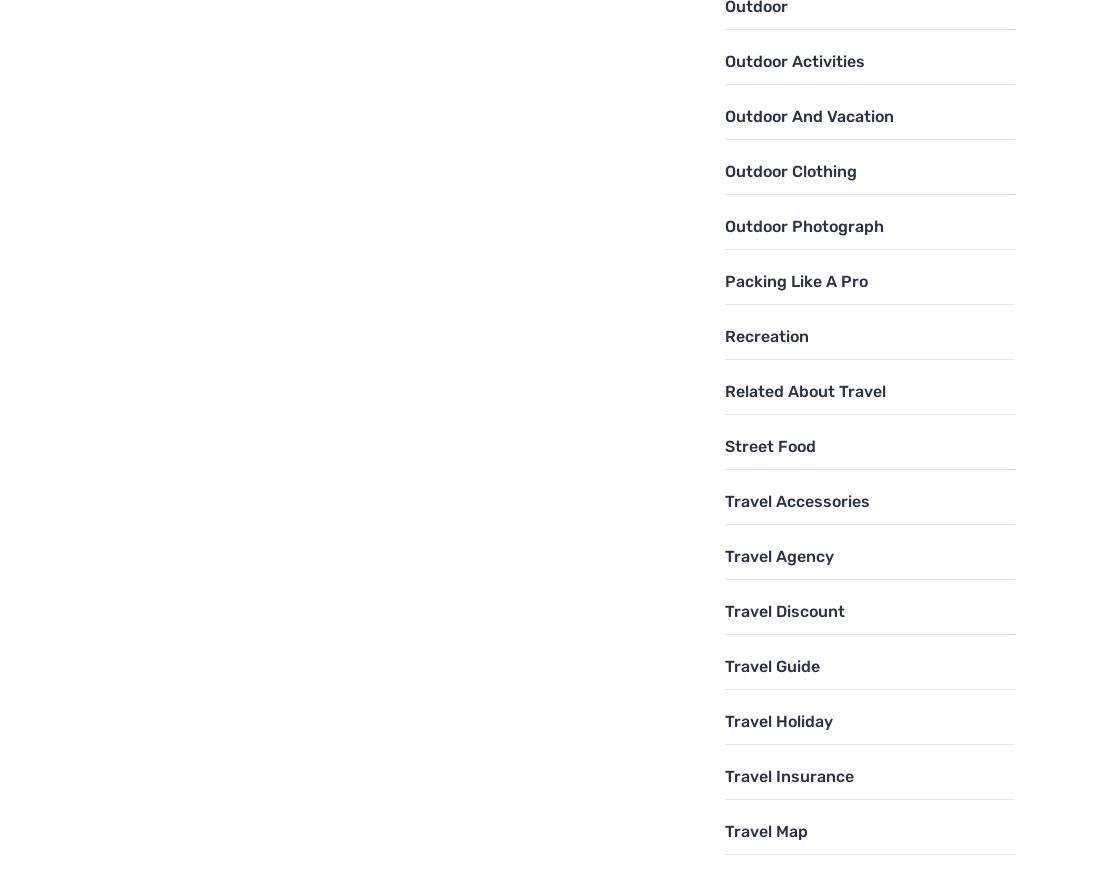 This screenshot has width=1100, height=879. Describe the element at coordinates (723, 225) in the screenshot. I see `'Outdoor Photograph'` at that location.